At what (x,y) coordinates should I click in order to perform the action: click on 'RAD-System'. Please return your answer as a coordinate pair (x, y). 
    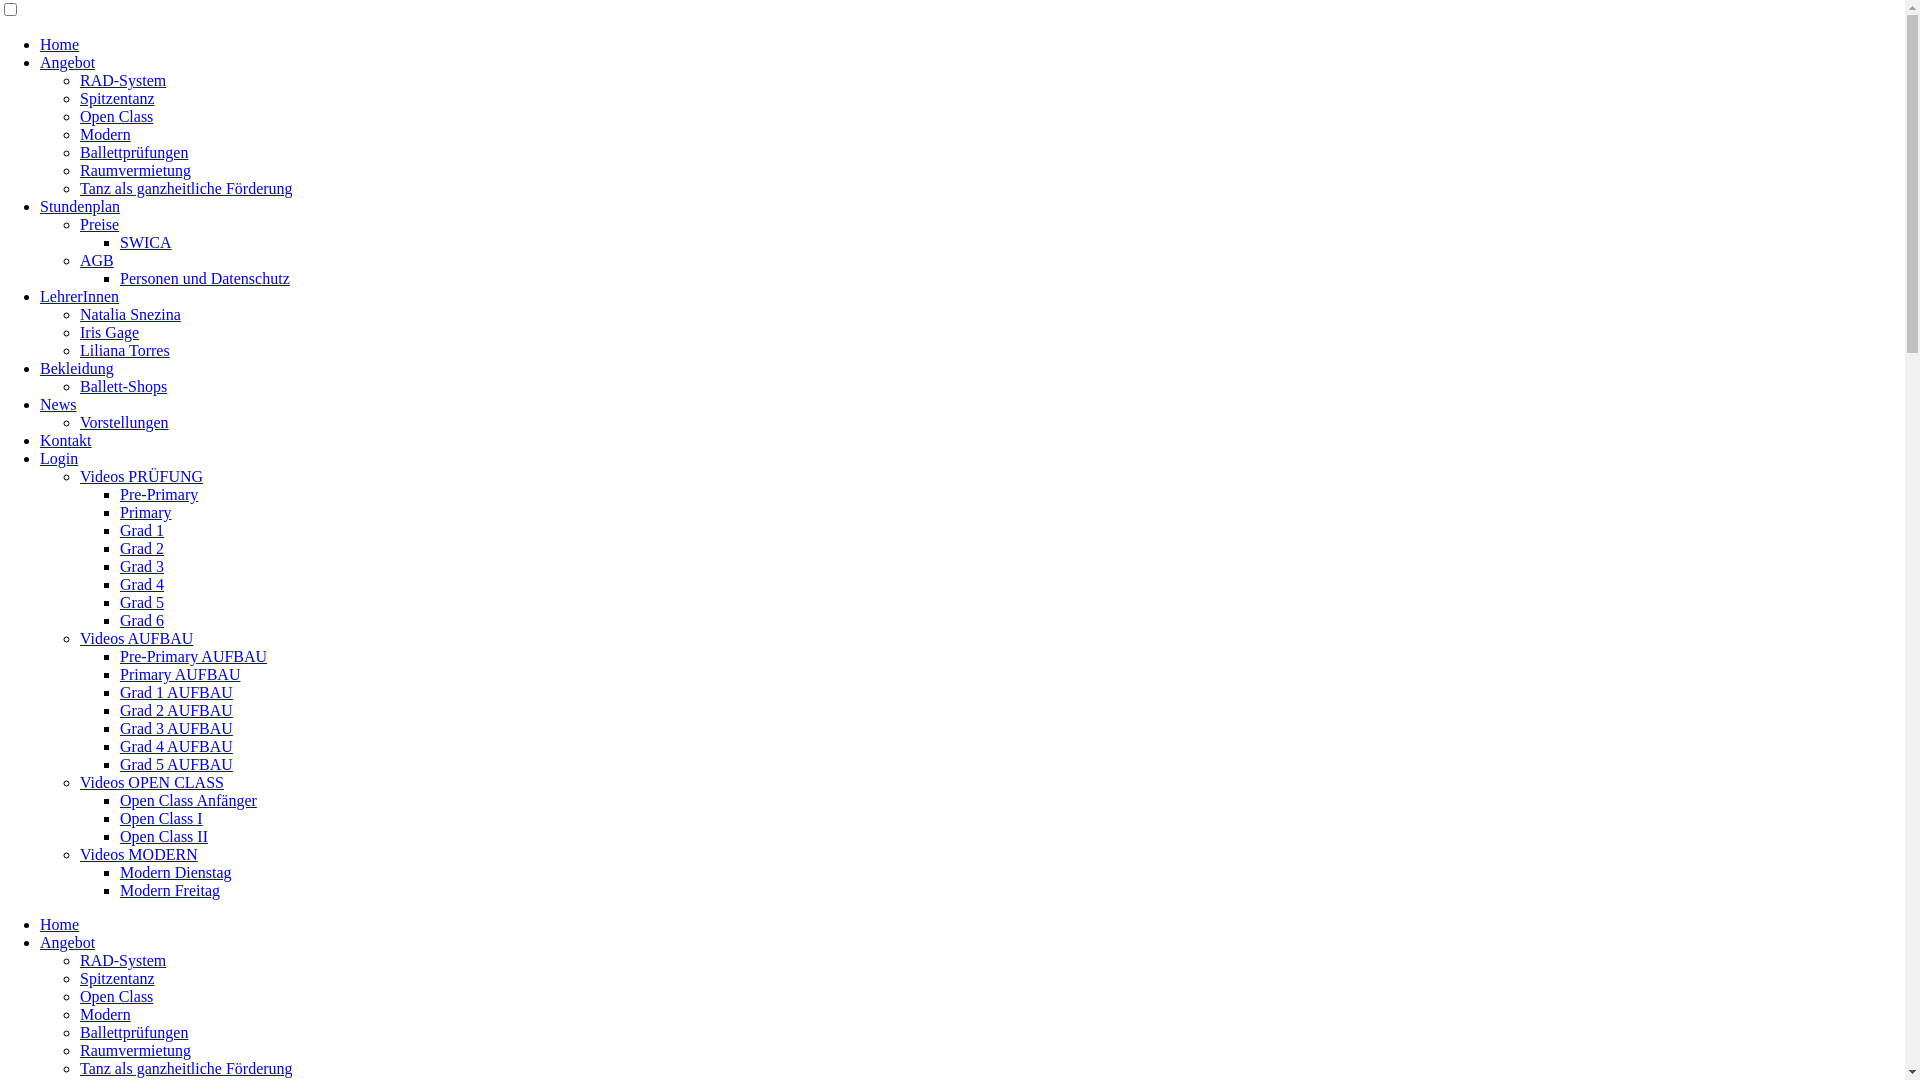
    Looking at the image, I should click on (122, 959).